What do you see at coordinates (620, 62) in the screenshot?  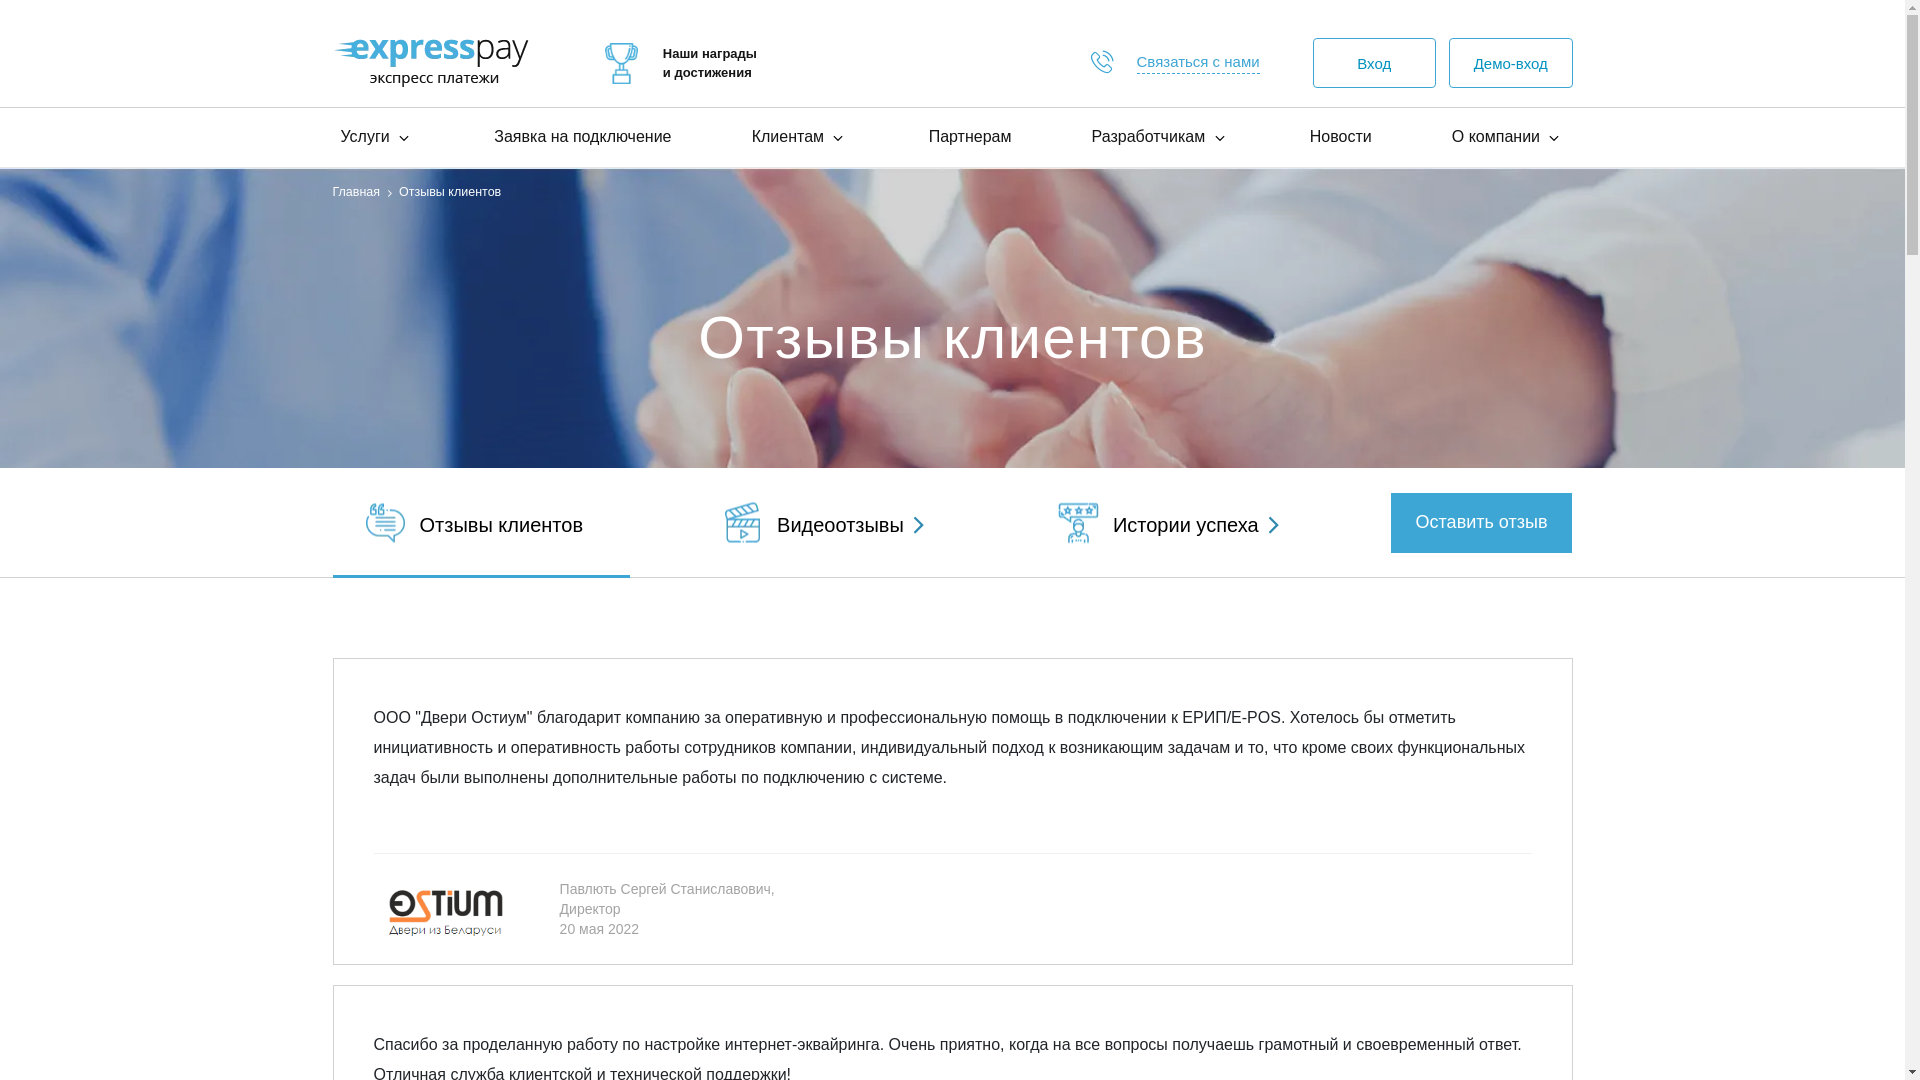 I see `'express-pay.by'` at bounding box center [620, 62].